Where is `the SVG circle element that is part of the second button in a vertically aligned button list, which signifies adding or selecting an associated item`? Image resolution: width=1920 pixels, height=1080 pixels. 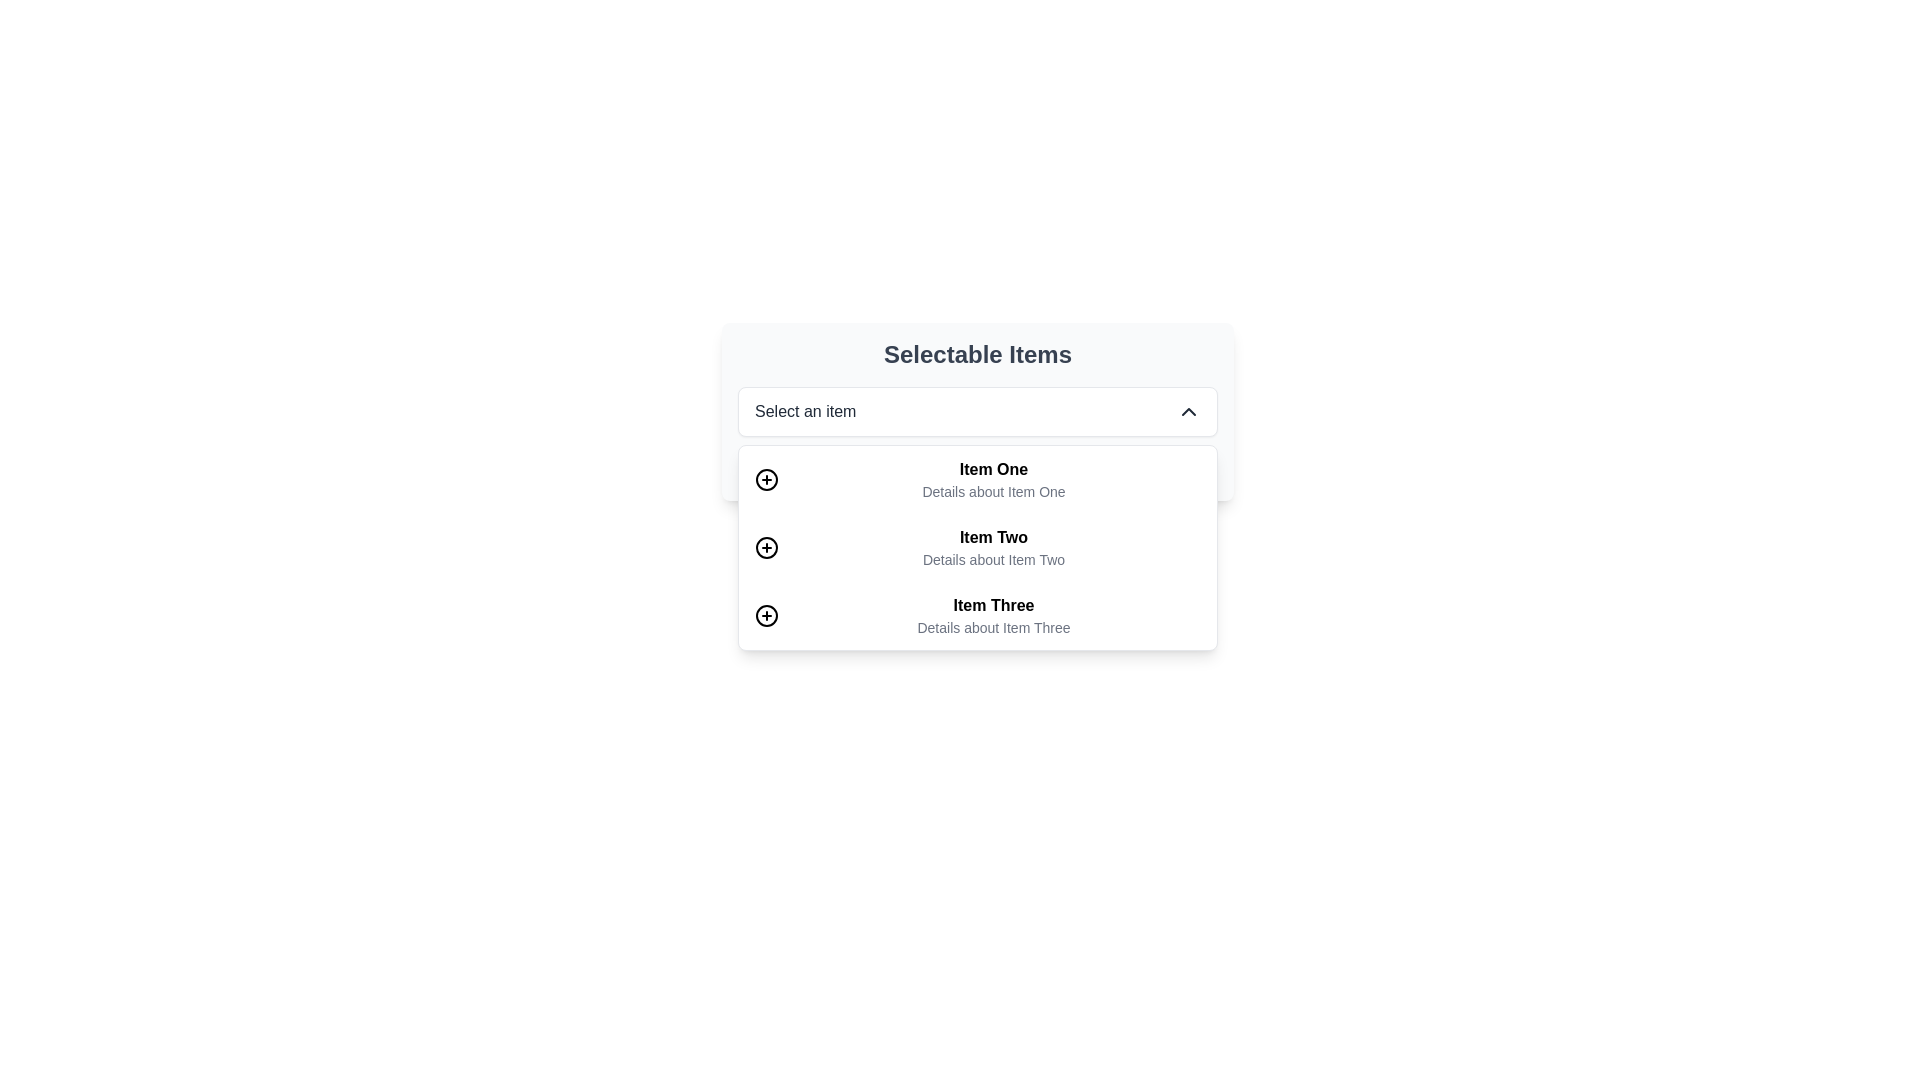
the SVG circle element that is part of the second button in a vertically aligned button list, which signifies adding or selecting an associated item is located at coordinates (766, 547).